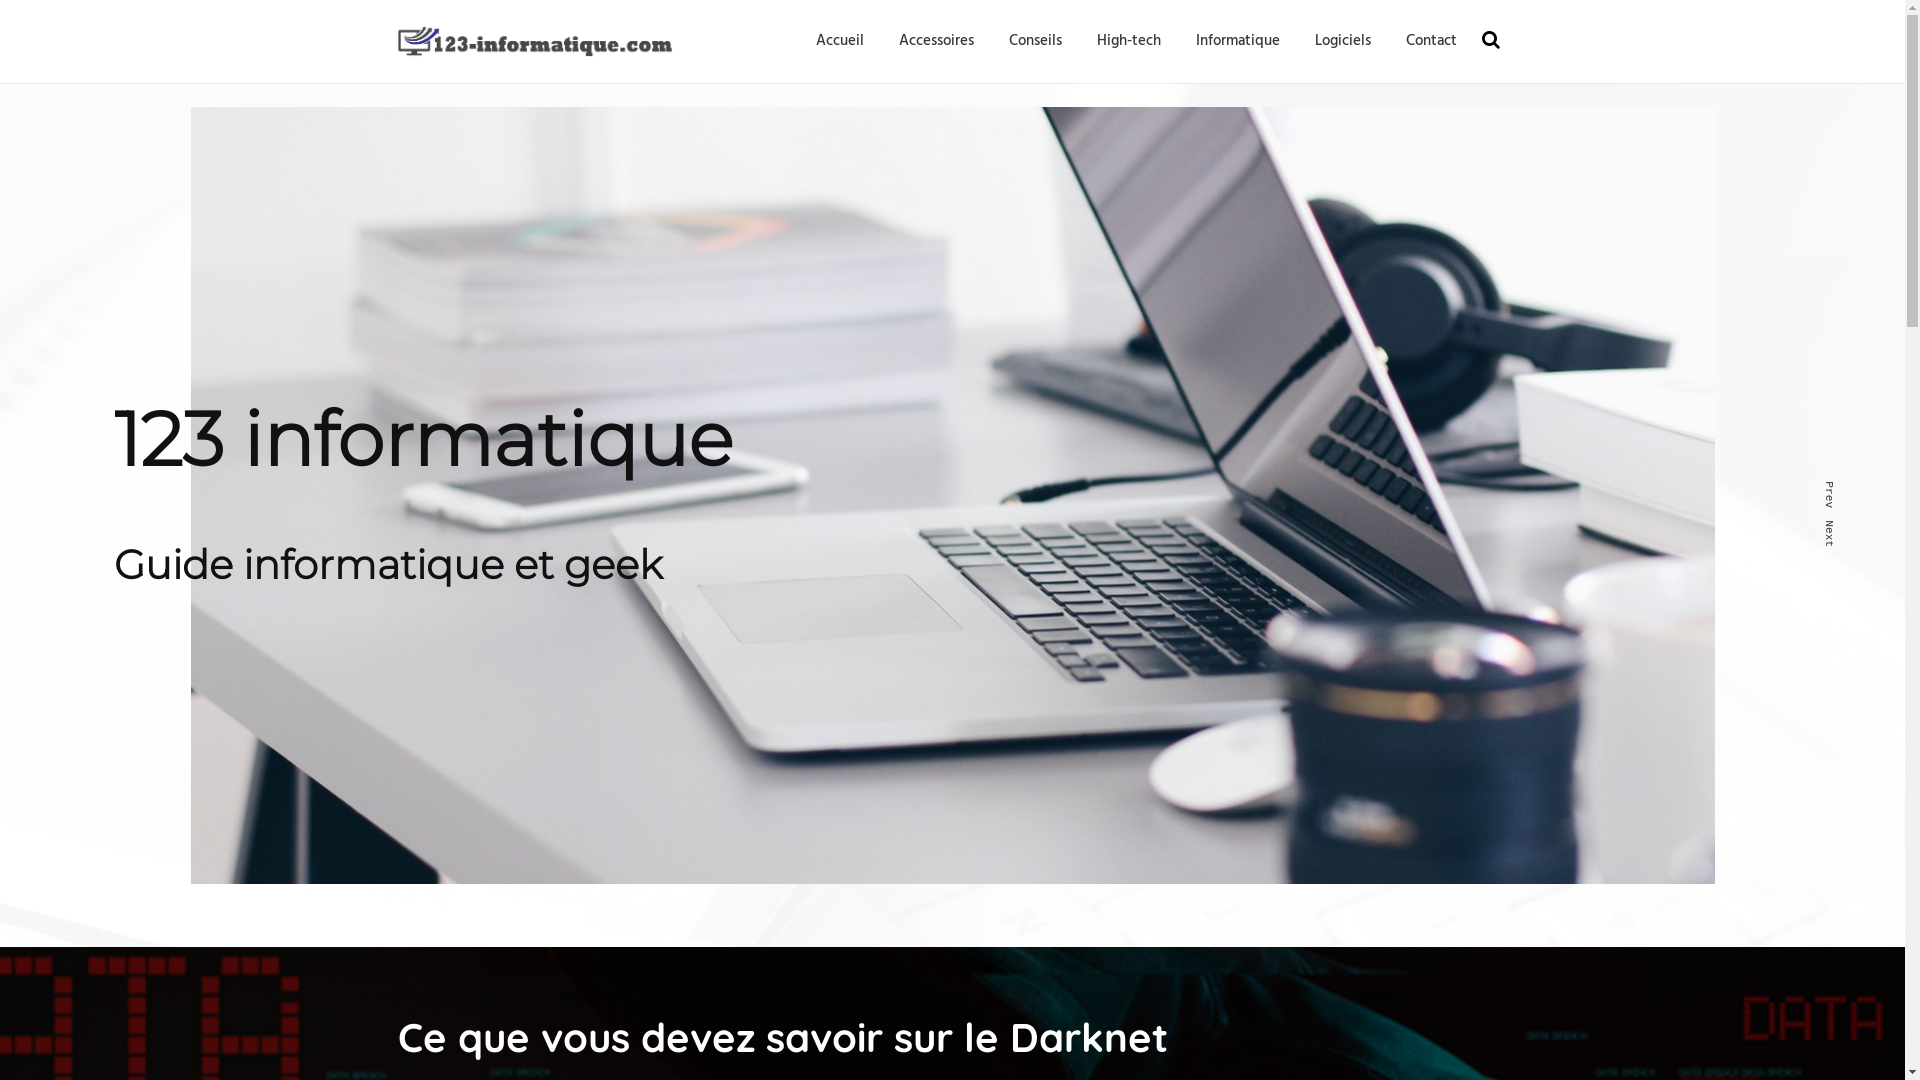 The width and height of the screenshot is (1920, 1080). Describe the element at coordinates (398, 79) in the screenshot. I see `'123 informatique'` at that location.